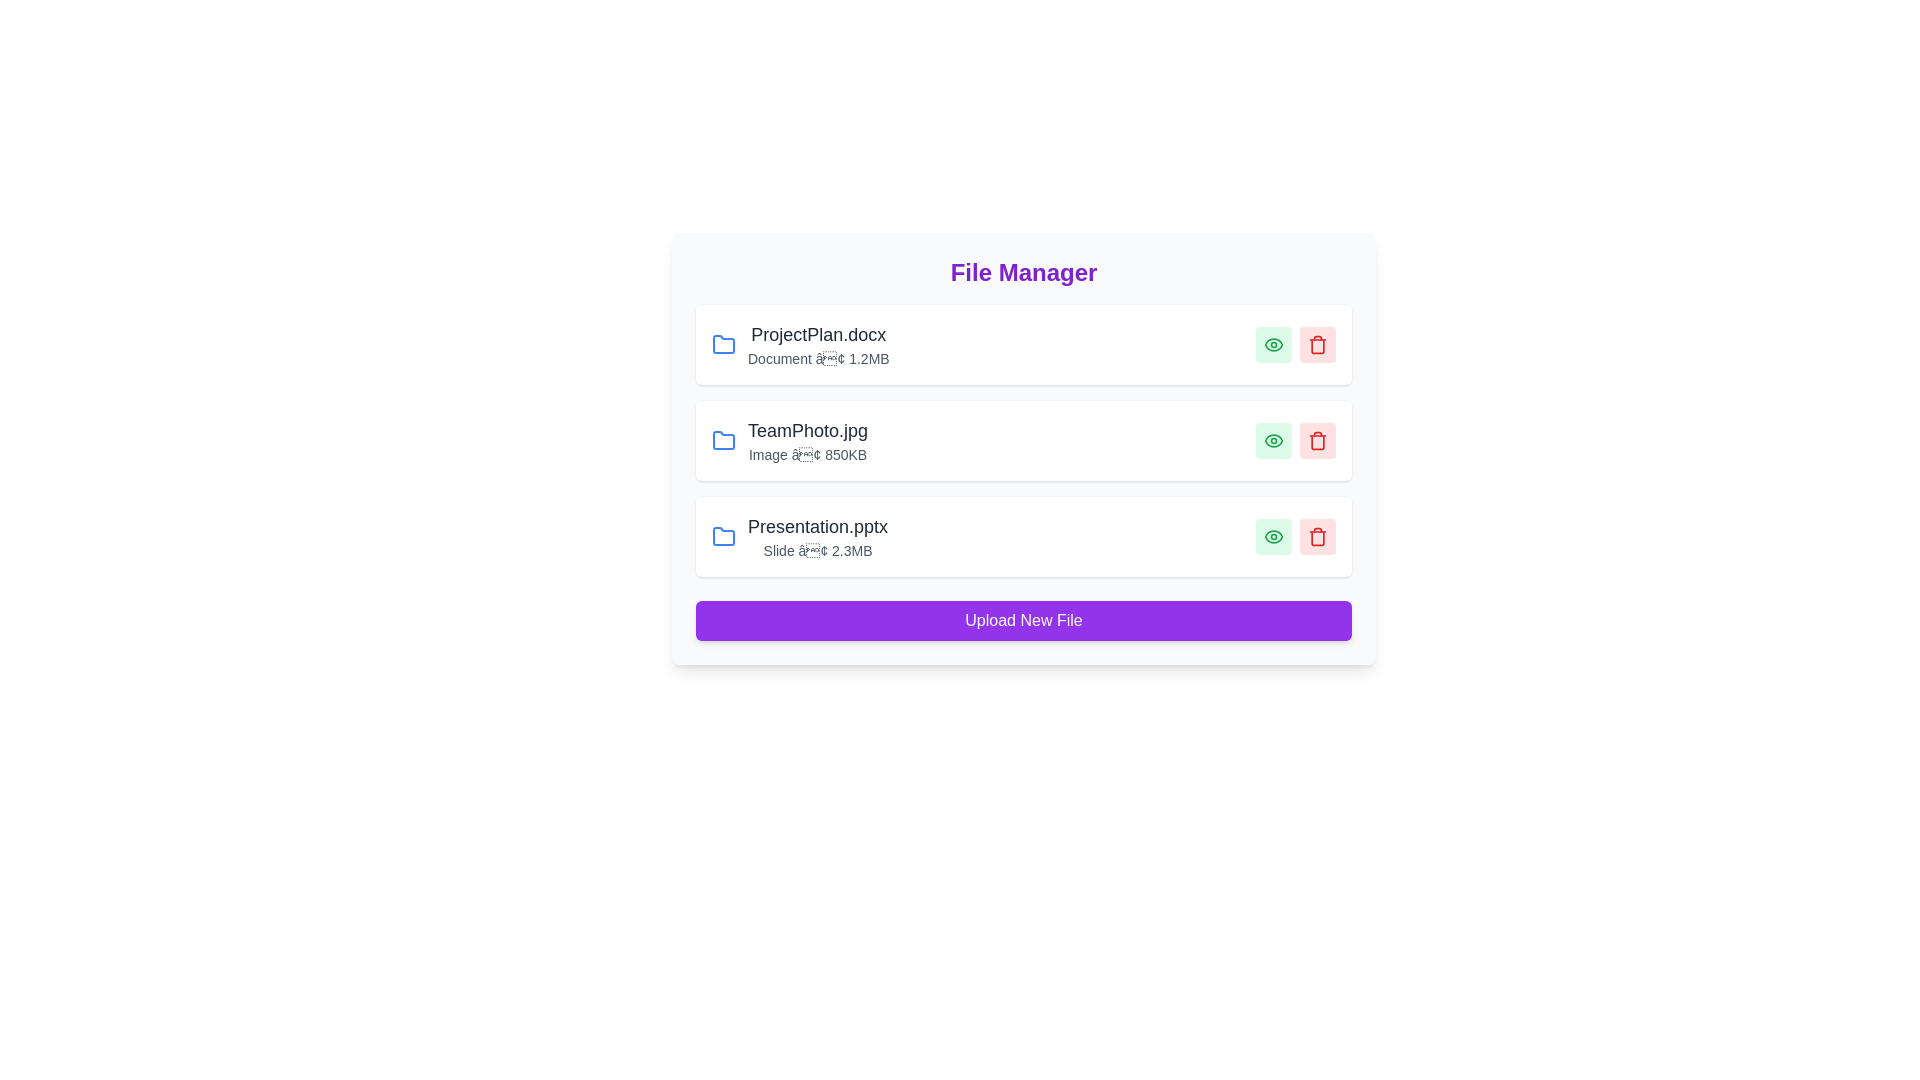 The image size is (1920, 1080). Describe the element at coordinates (800, 343) in the screenshot. I see `the file ProjectPlan.docx to open its context menu` at that location.